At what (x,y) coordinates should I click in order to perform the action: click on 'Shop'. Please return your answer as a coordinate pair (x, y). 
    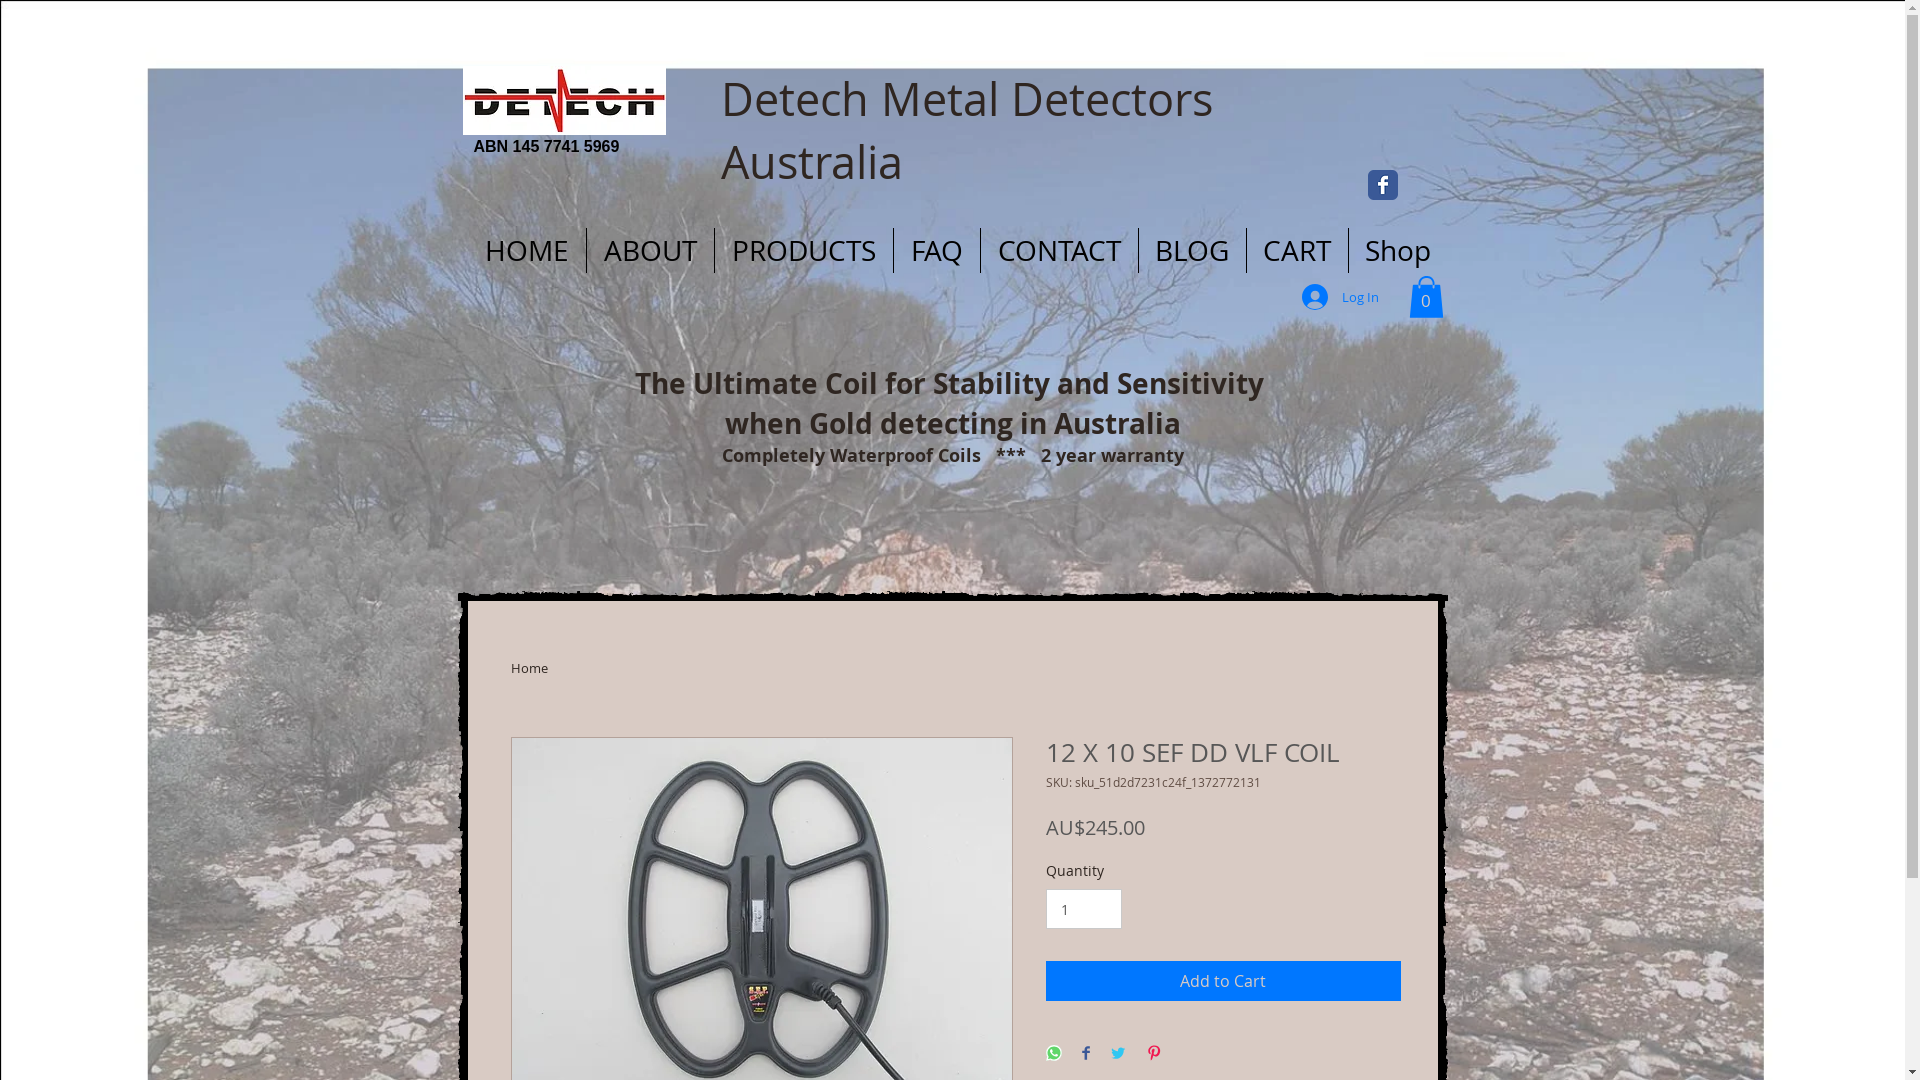
    Looking at the image, I should click on (1396, 249).